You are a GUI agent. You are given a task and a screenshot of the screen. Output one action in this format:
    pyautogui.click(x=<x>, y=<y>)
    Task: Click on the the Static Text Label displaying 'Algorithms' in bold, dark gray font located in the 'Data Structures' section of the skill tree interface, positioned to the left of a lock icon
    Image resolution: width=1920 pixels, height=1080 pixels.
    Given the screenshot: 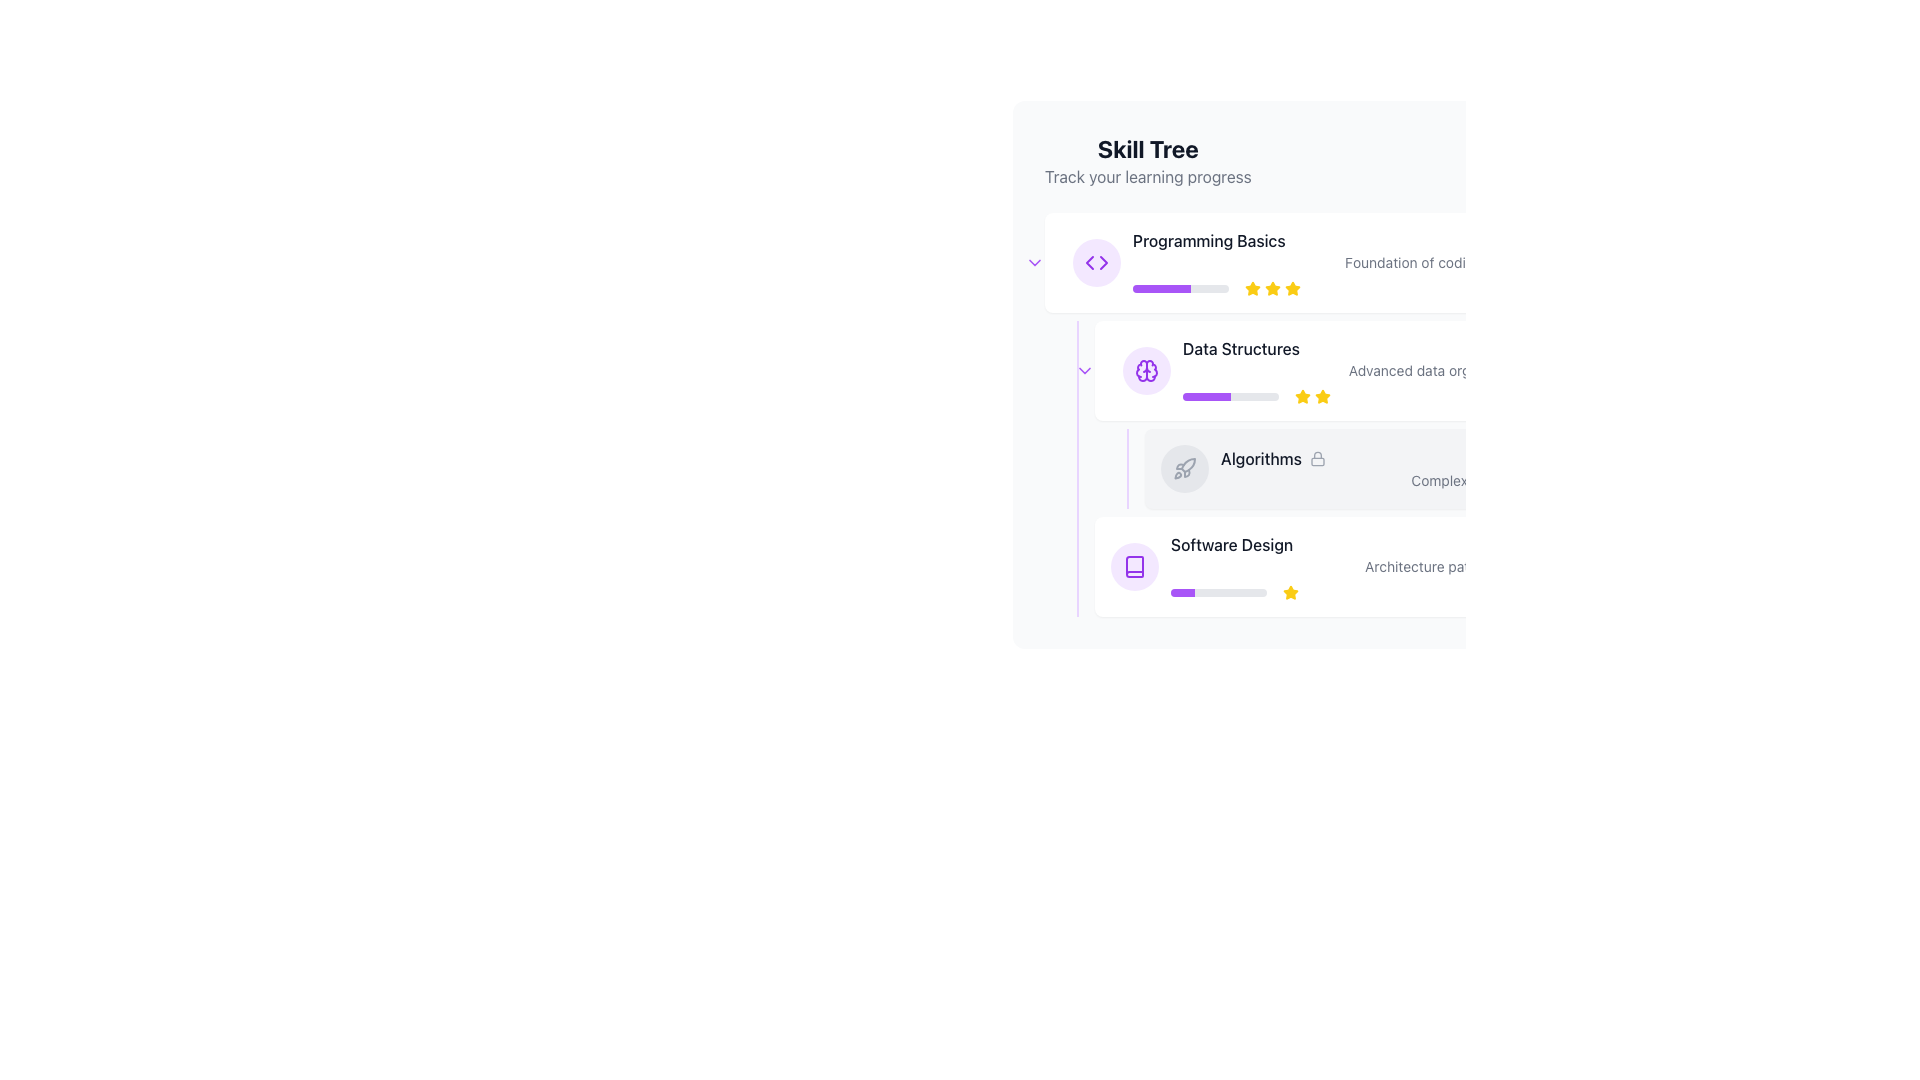 What is the action you would take?
    pyautogui.click(x=1260, y=459)
    